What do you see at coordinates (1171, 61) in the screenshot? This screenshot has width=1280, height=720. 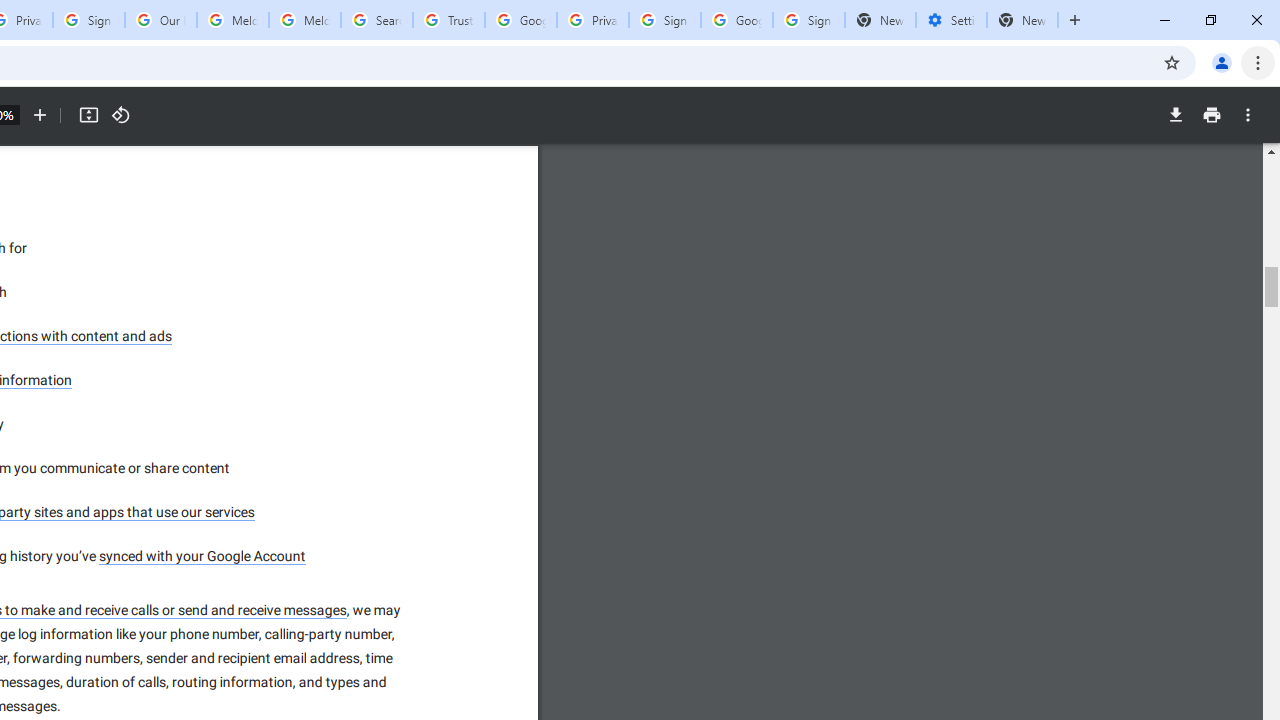 I see `'Bookmark this tab'` at bounding box center [1171, 61].